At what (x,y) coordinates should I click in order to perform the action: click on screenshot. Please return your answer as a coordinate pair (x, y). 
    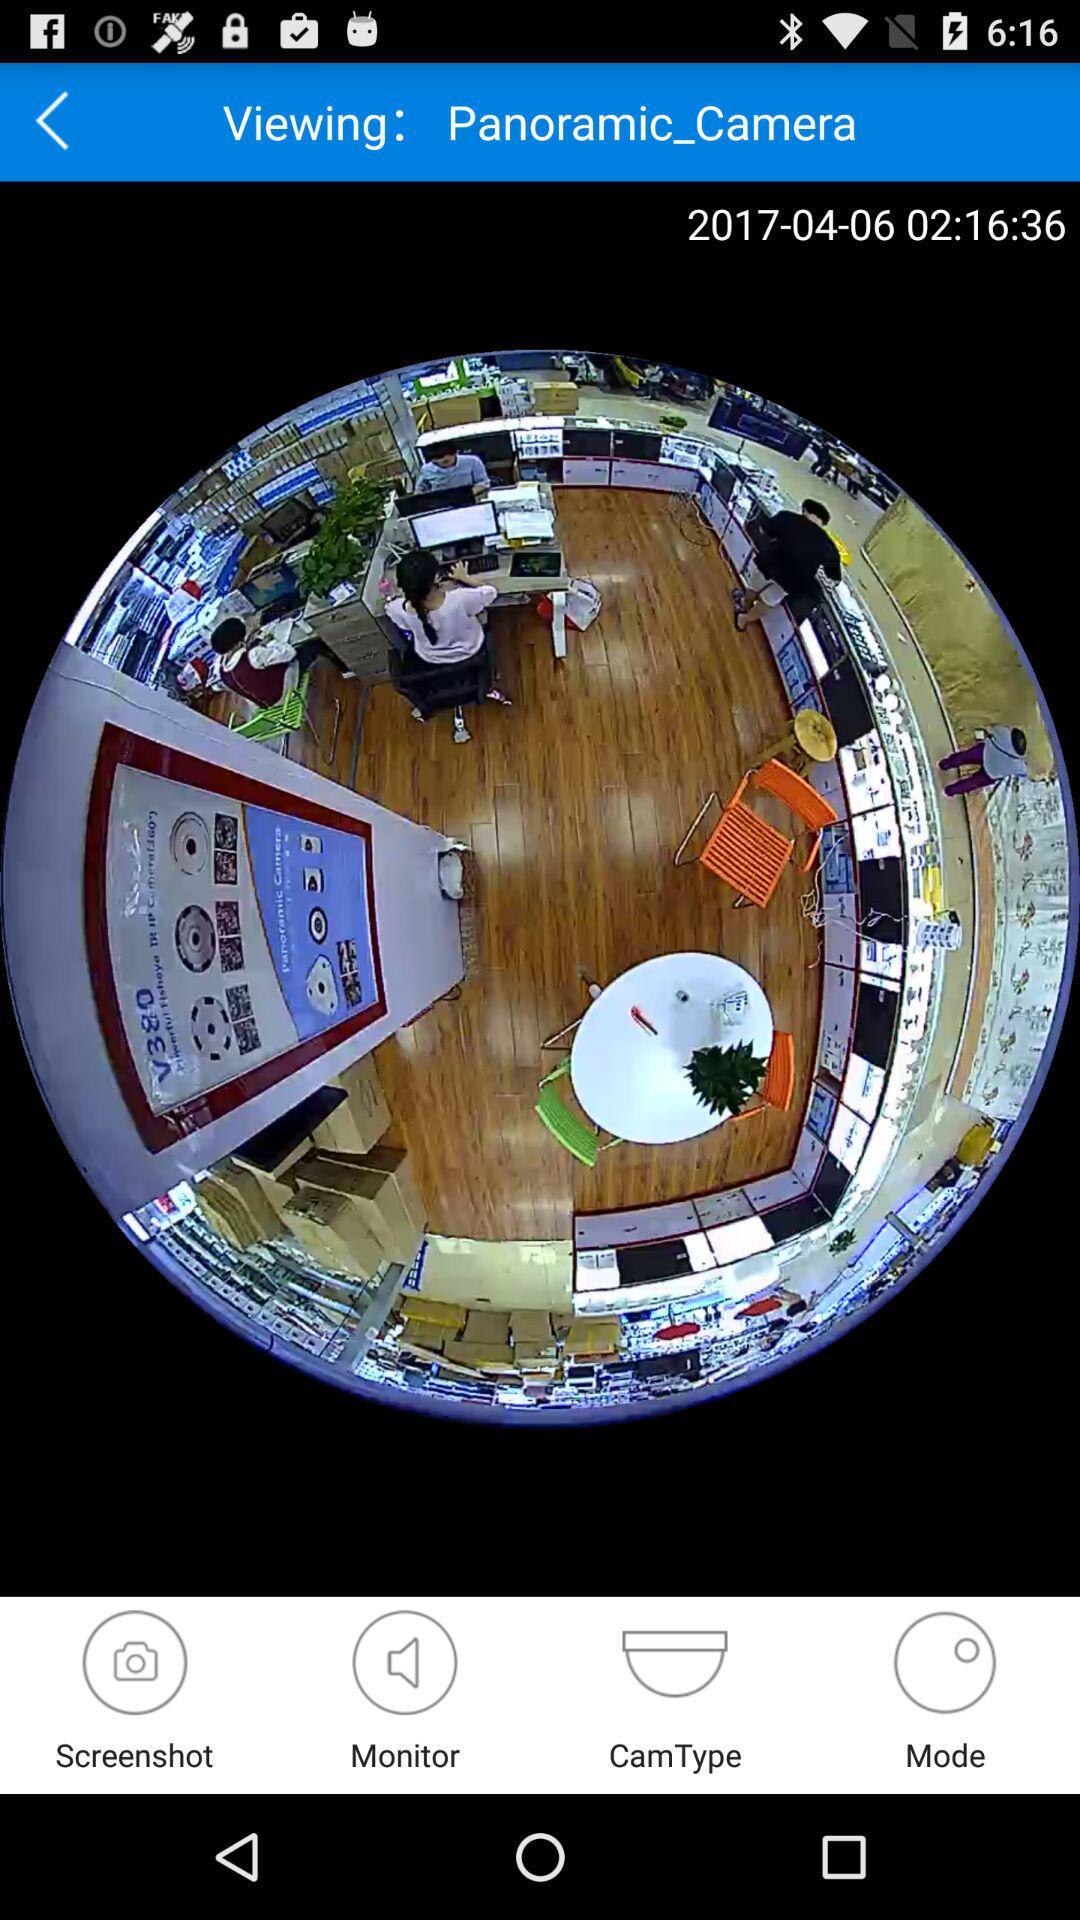
    Looking at the image, I should click on (135, 1662).